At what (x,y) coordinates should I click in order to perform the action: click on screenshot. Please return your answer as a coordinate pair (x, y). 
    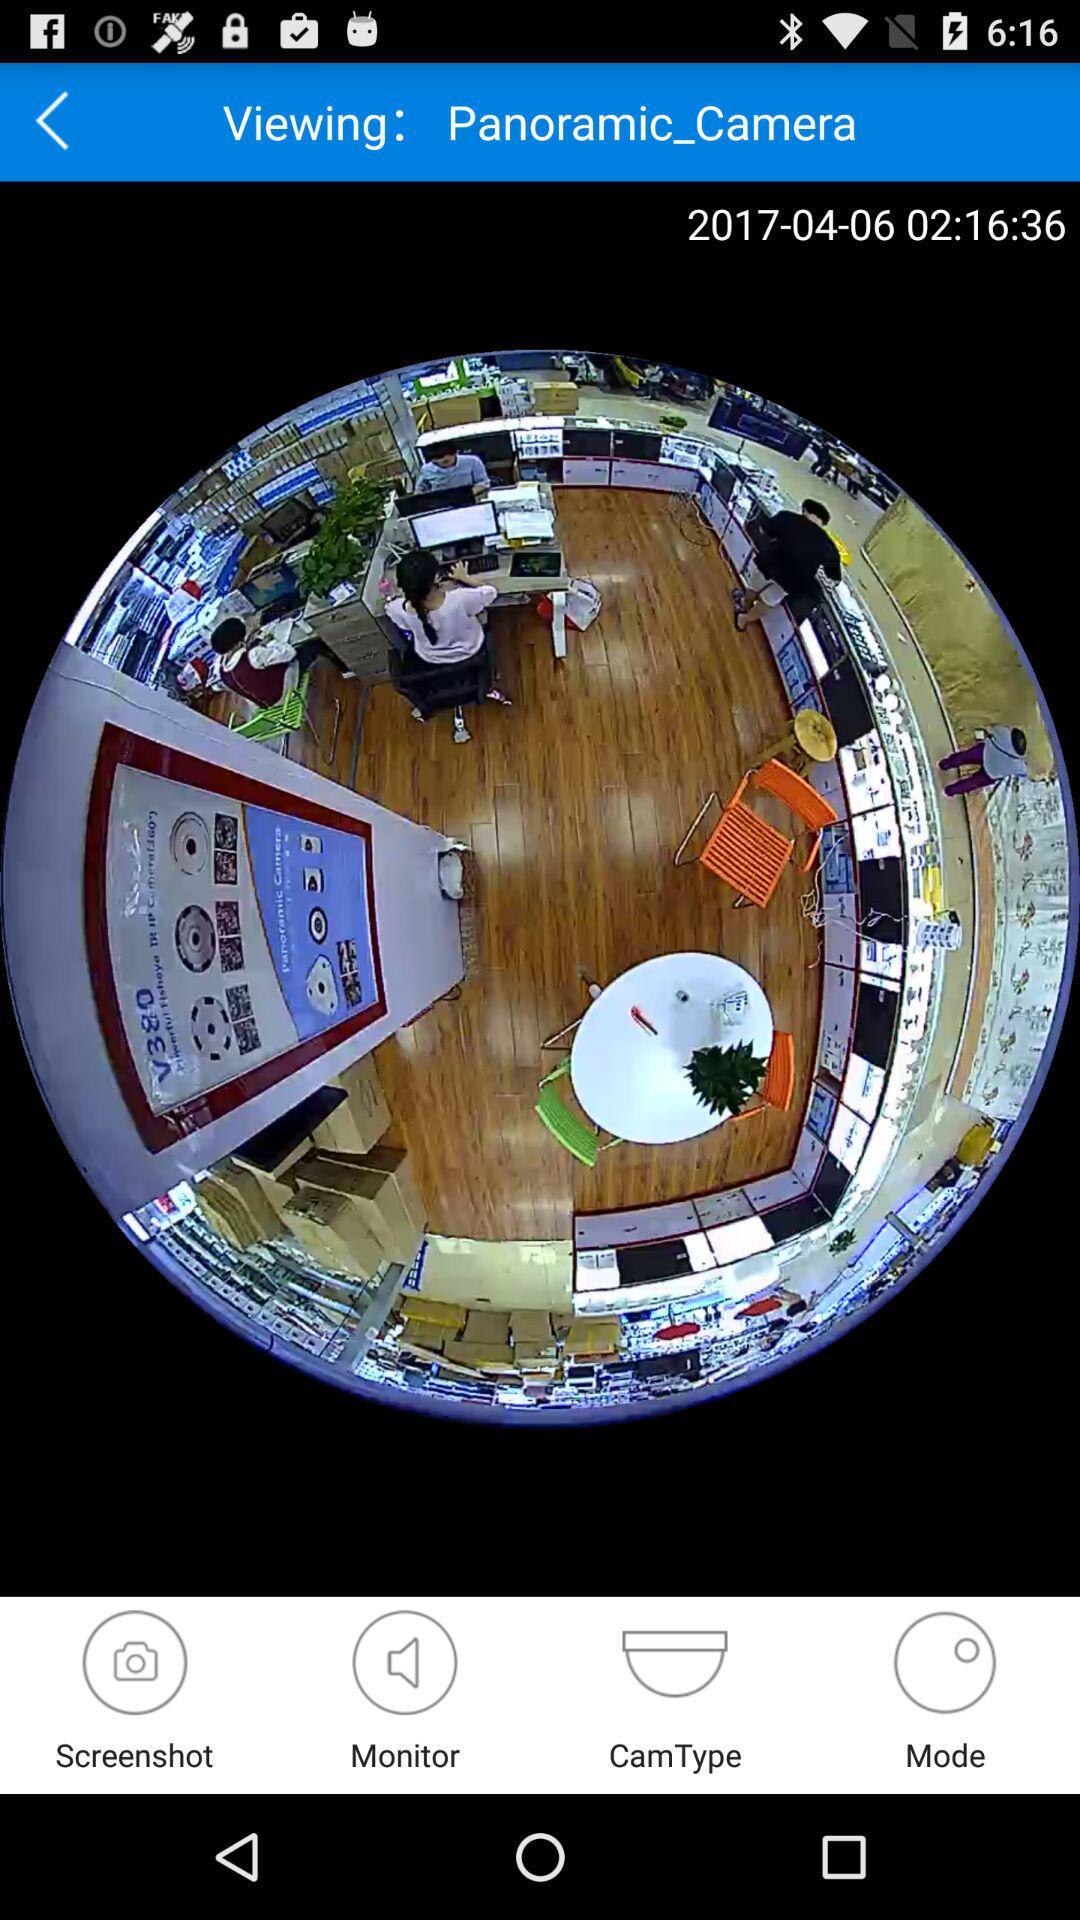
    Looking at the image, I should click on (135, 1662).